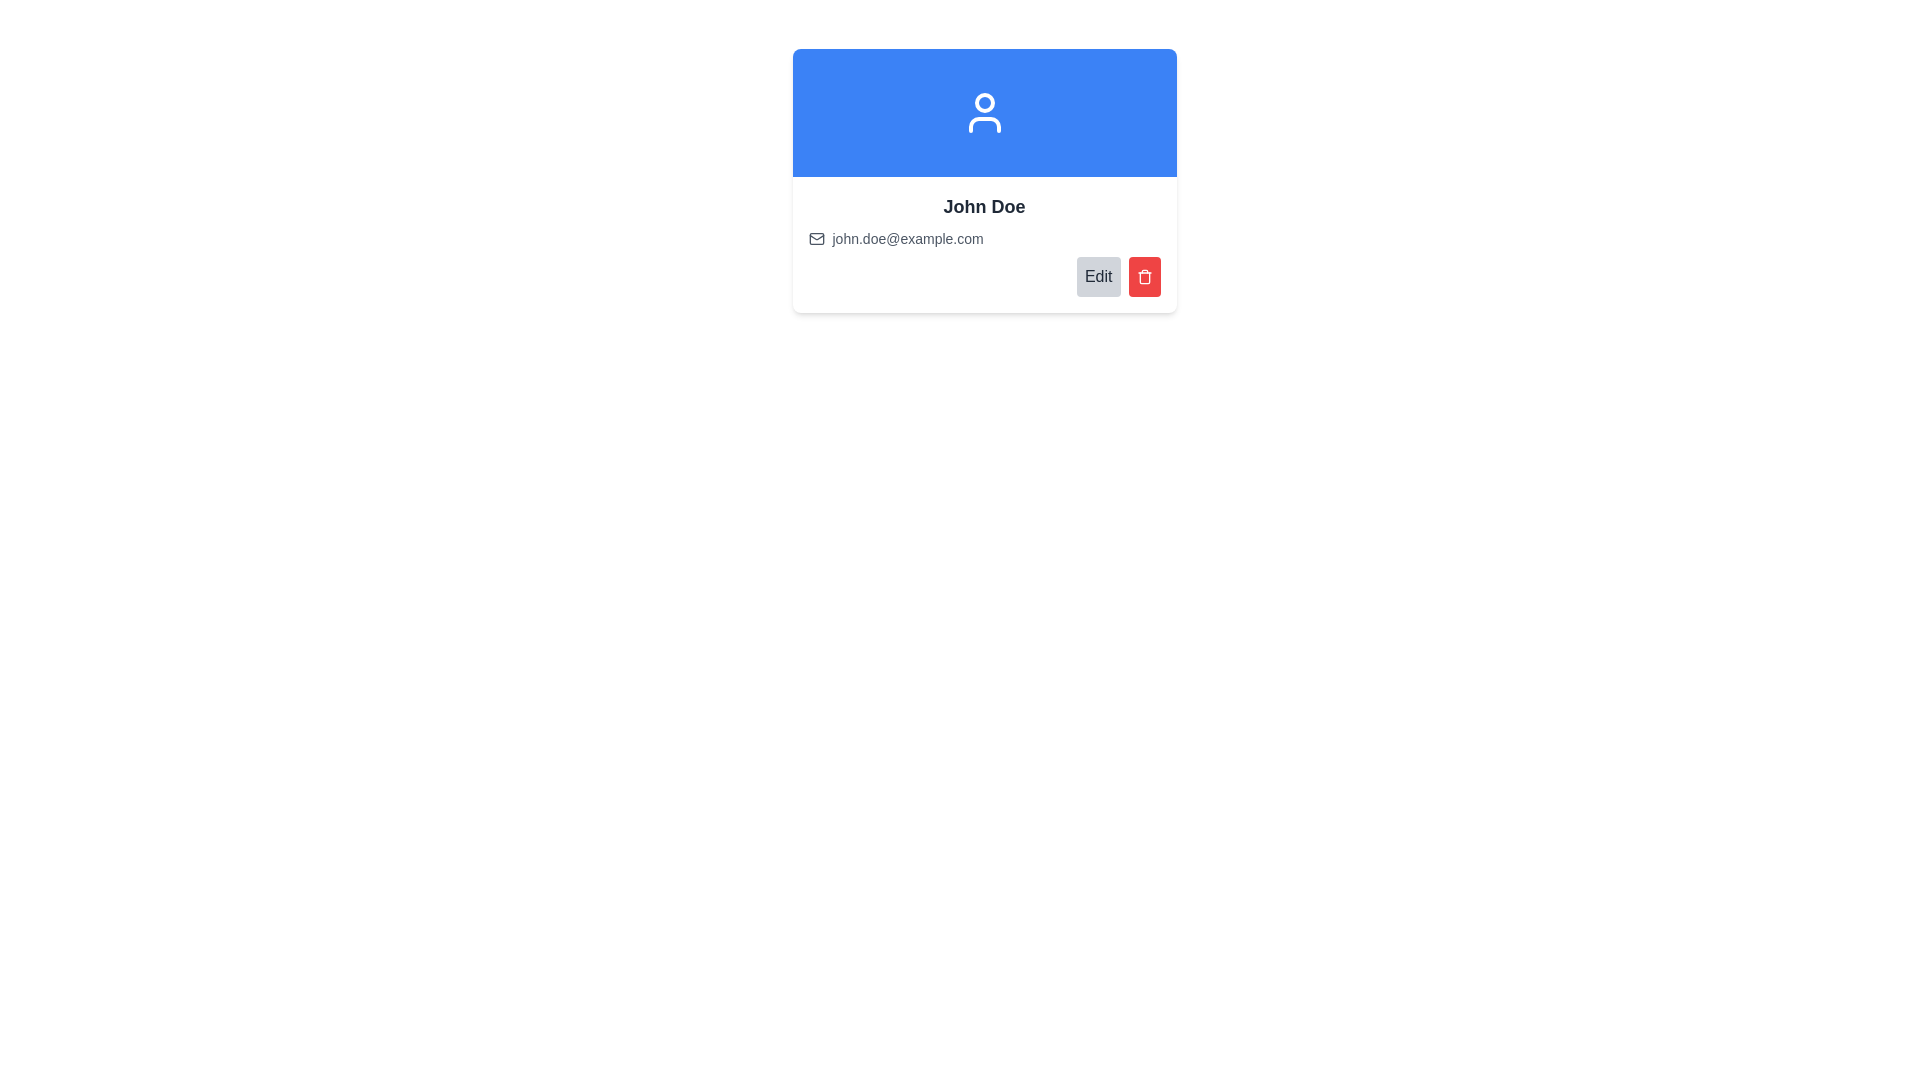 The width and height of the screenshot is (1920, 1080). What do you see at coordinates (1097, 277) in the screenshot?
I see `the 'Edit' button, which is a rectangular button with rounded corners, light gray background, and dark gray text, positioned as the leftmost button in a horizontal group of buttons` at bounding box center [1097, 277].